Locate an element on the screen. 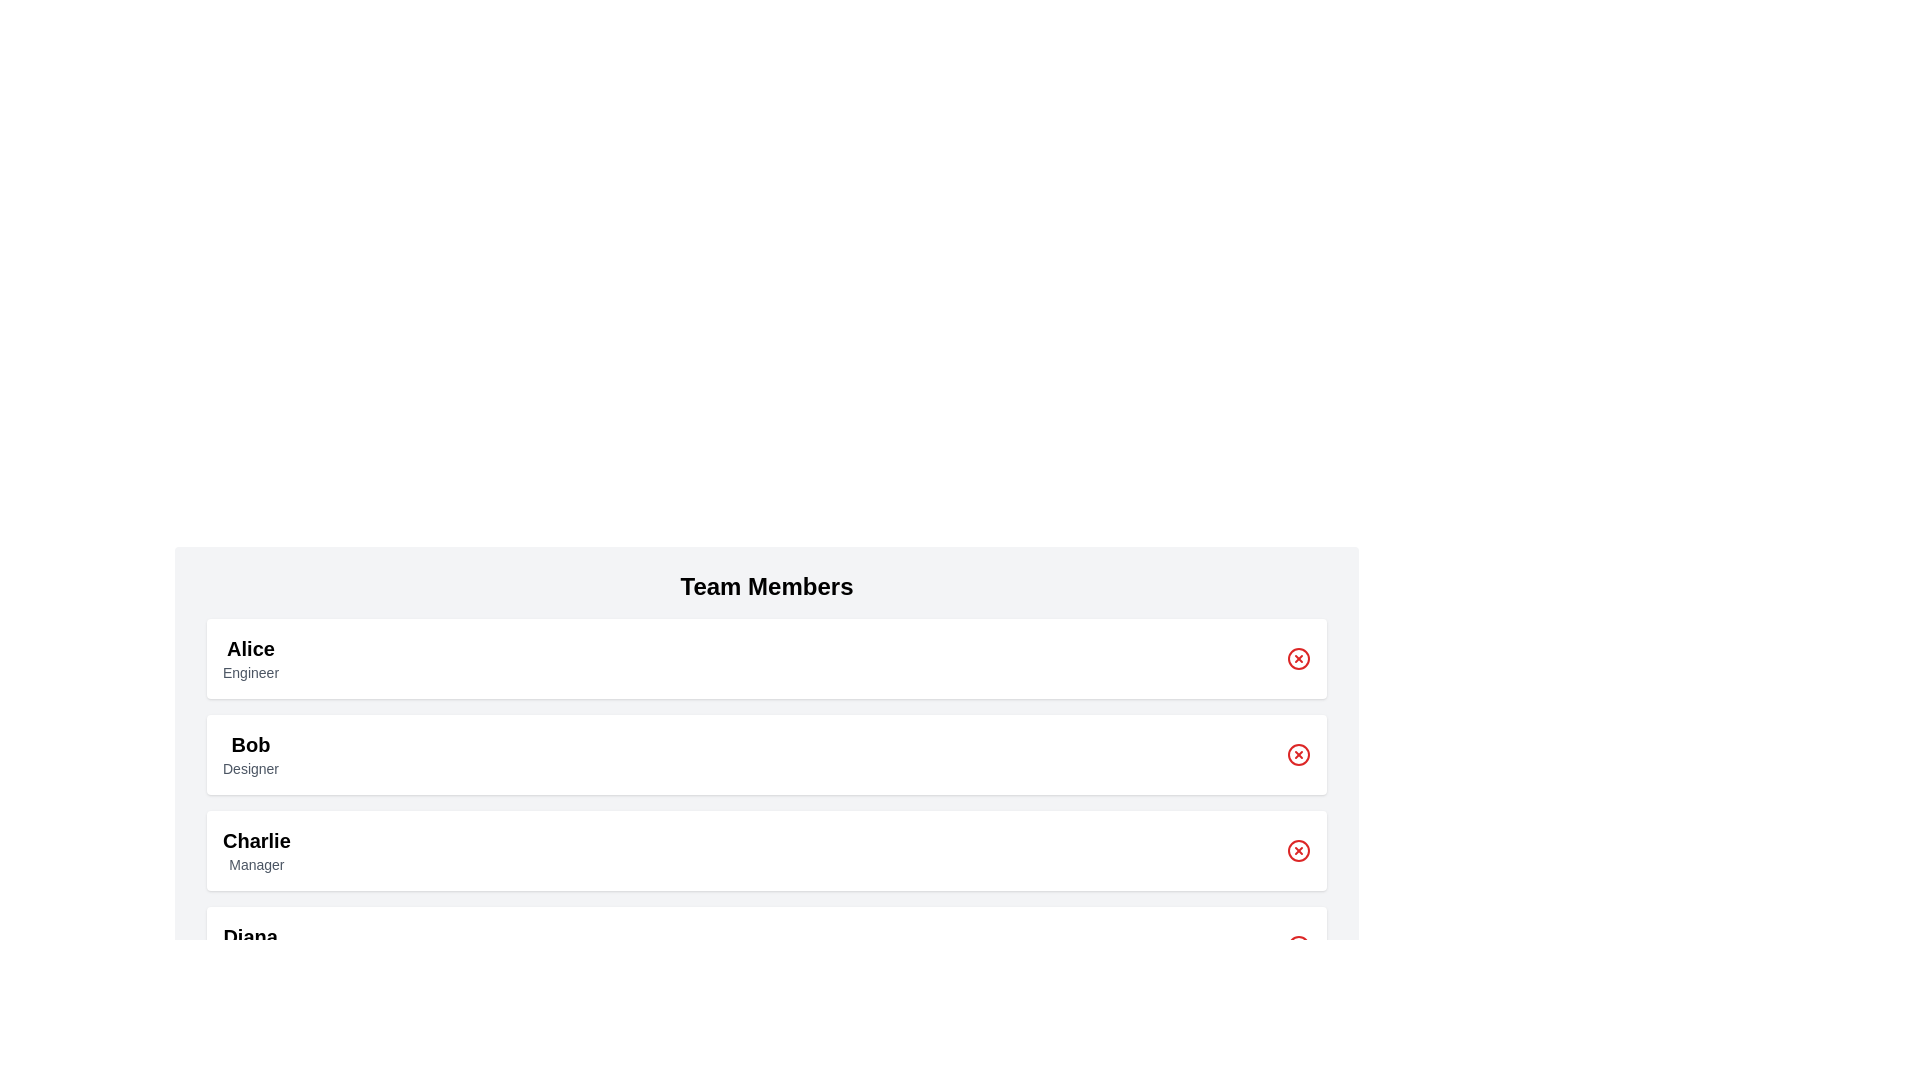  the text label displaying 'Bob', which is in bold and larger font size, positioned below 'Alice' and above 'Charlie' is located at coordinates (249, 744).